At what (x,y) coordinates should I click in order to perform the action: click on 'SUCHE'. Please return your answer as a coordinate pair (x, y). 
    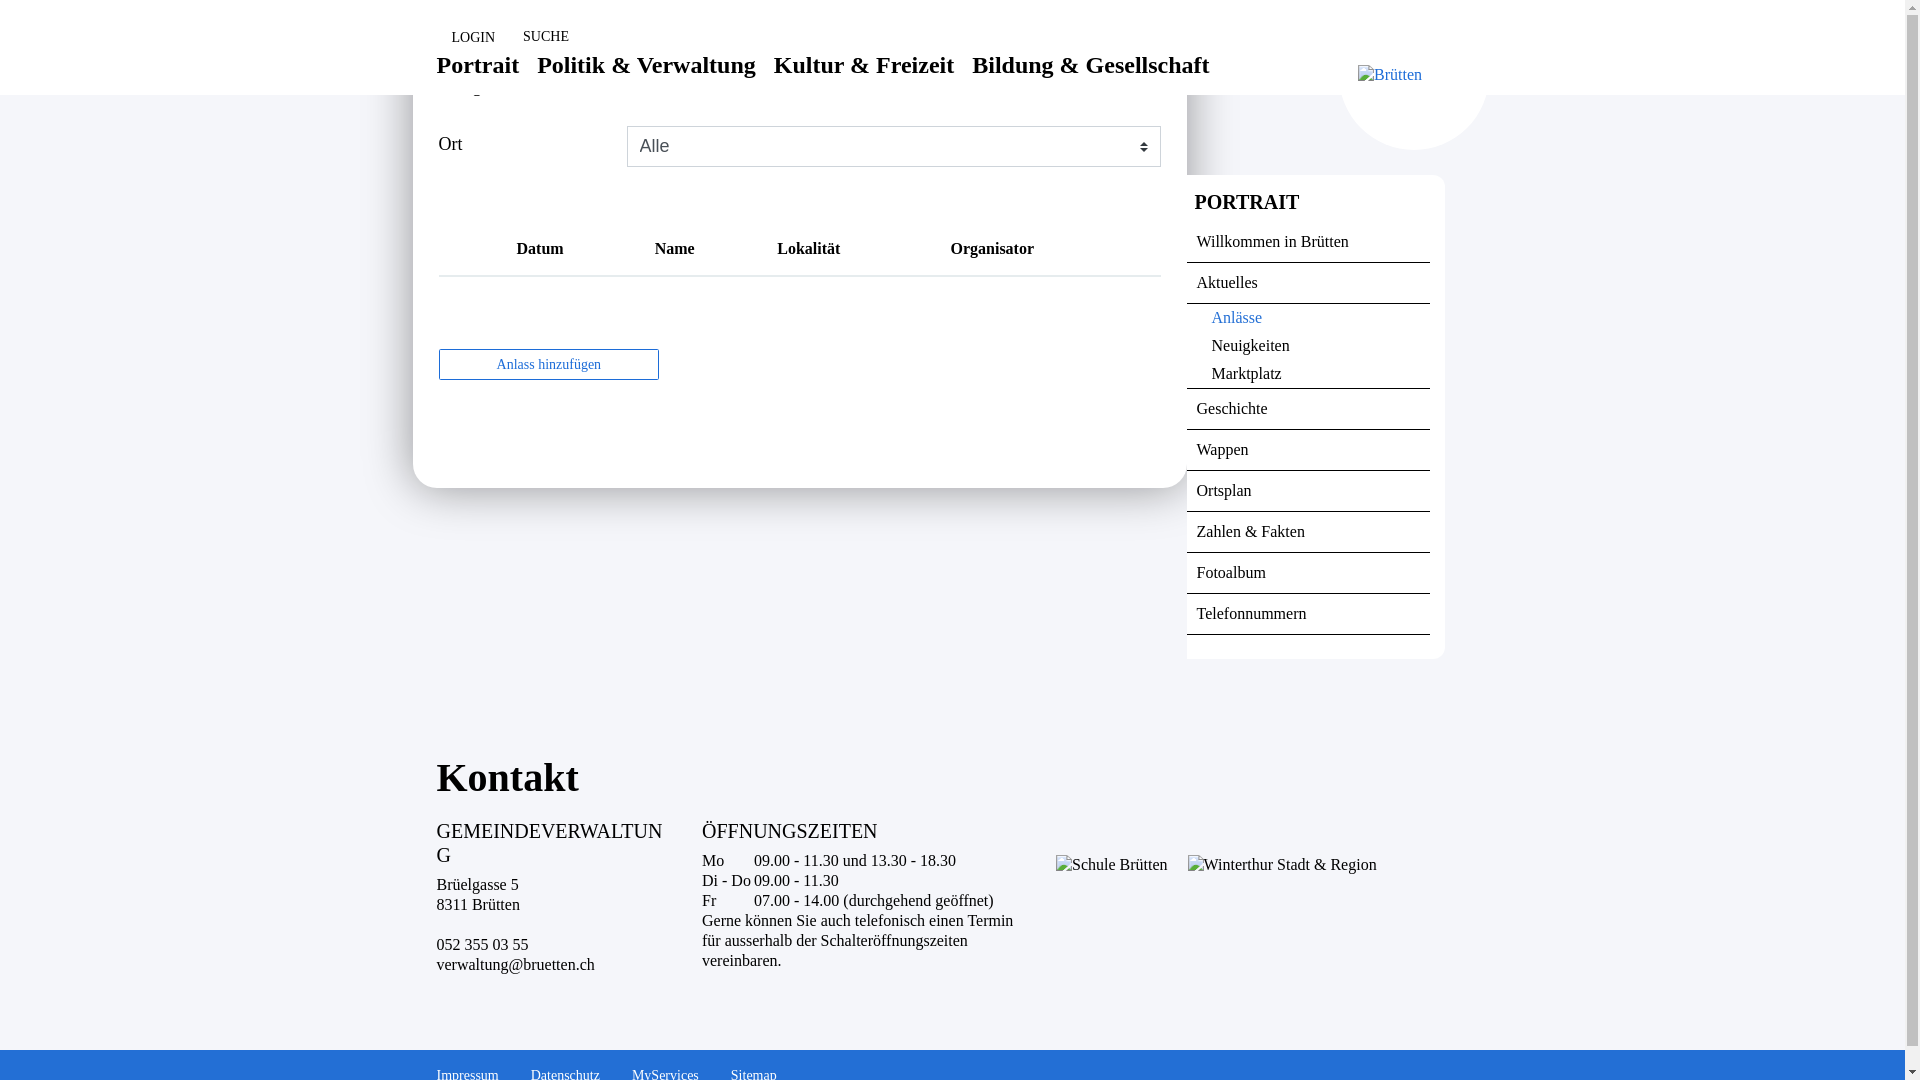
    Looking at the image, I should click on (538, 37).